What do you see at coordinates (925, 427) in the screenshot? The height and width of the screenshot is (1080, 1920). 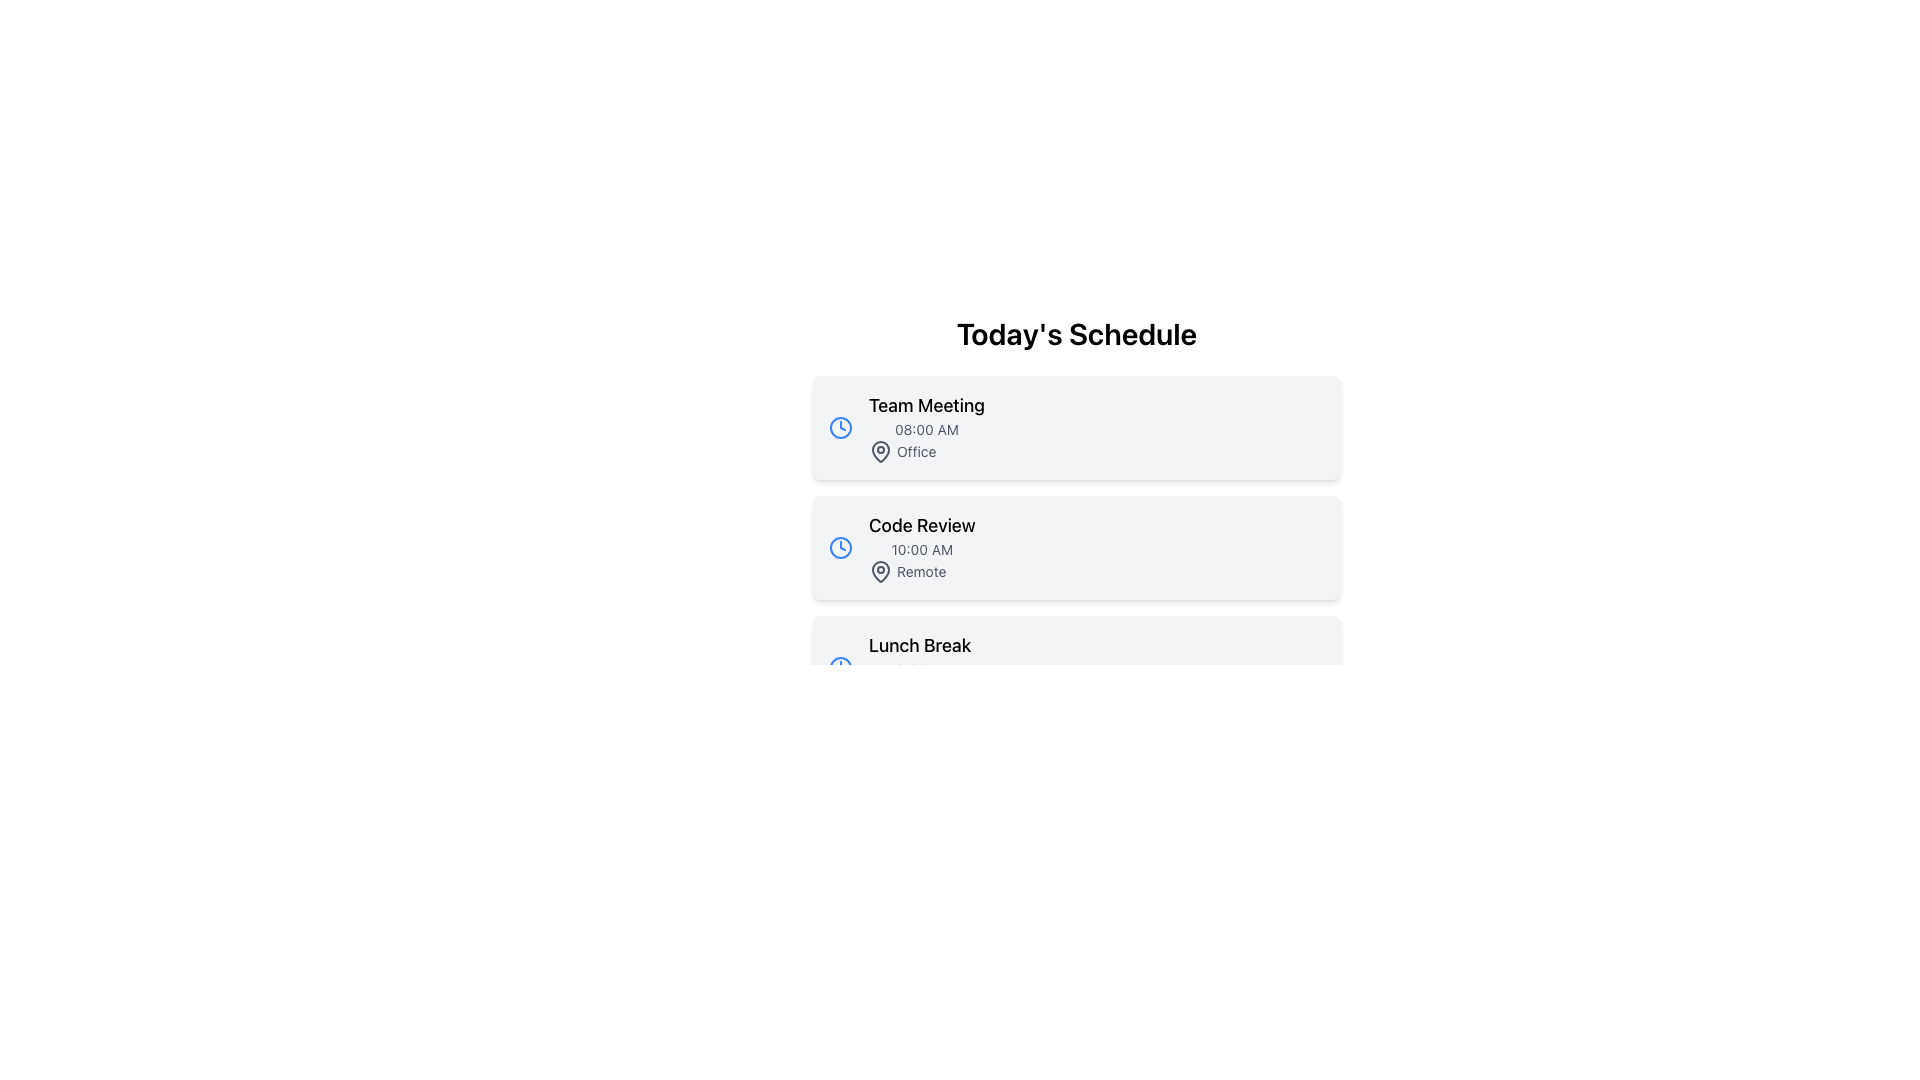 I see `the 'Team Meeting' information display component` at bounding box center [925, 427].